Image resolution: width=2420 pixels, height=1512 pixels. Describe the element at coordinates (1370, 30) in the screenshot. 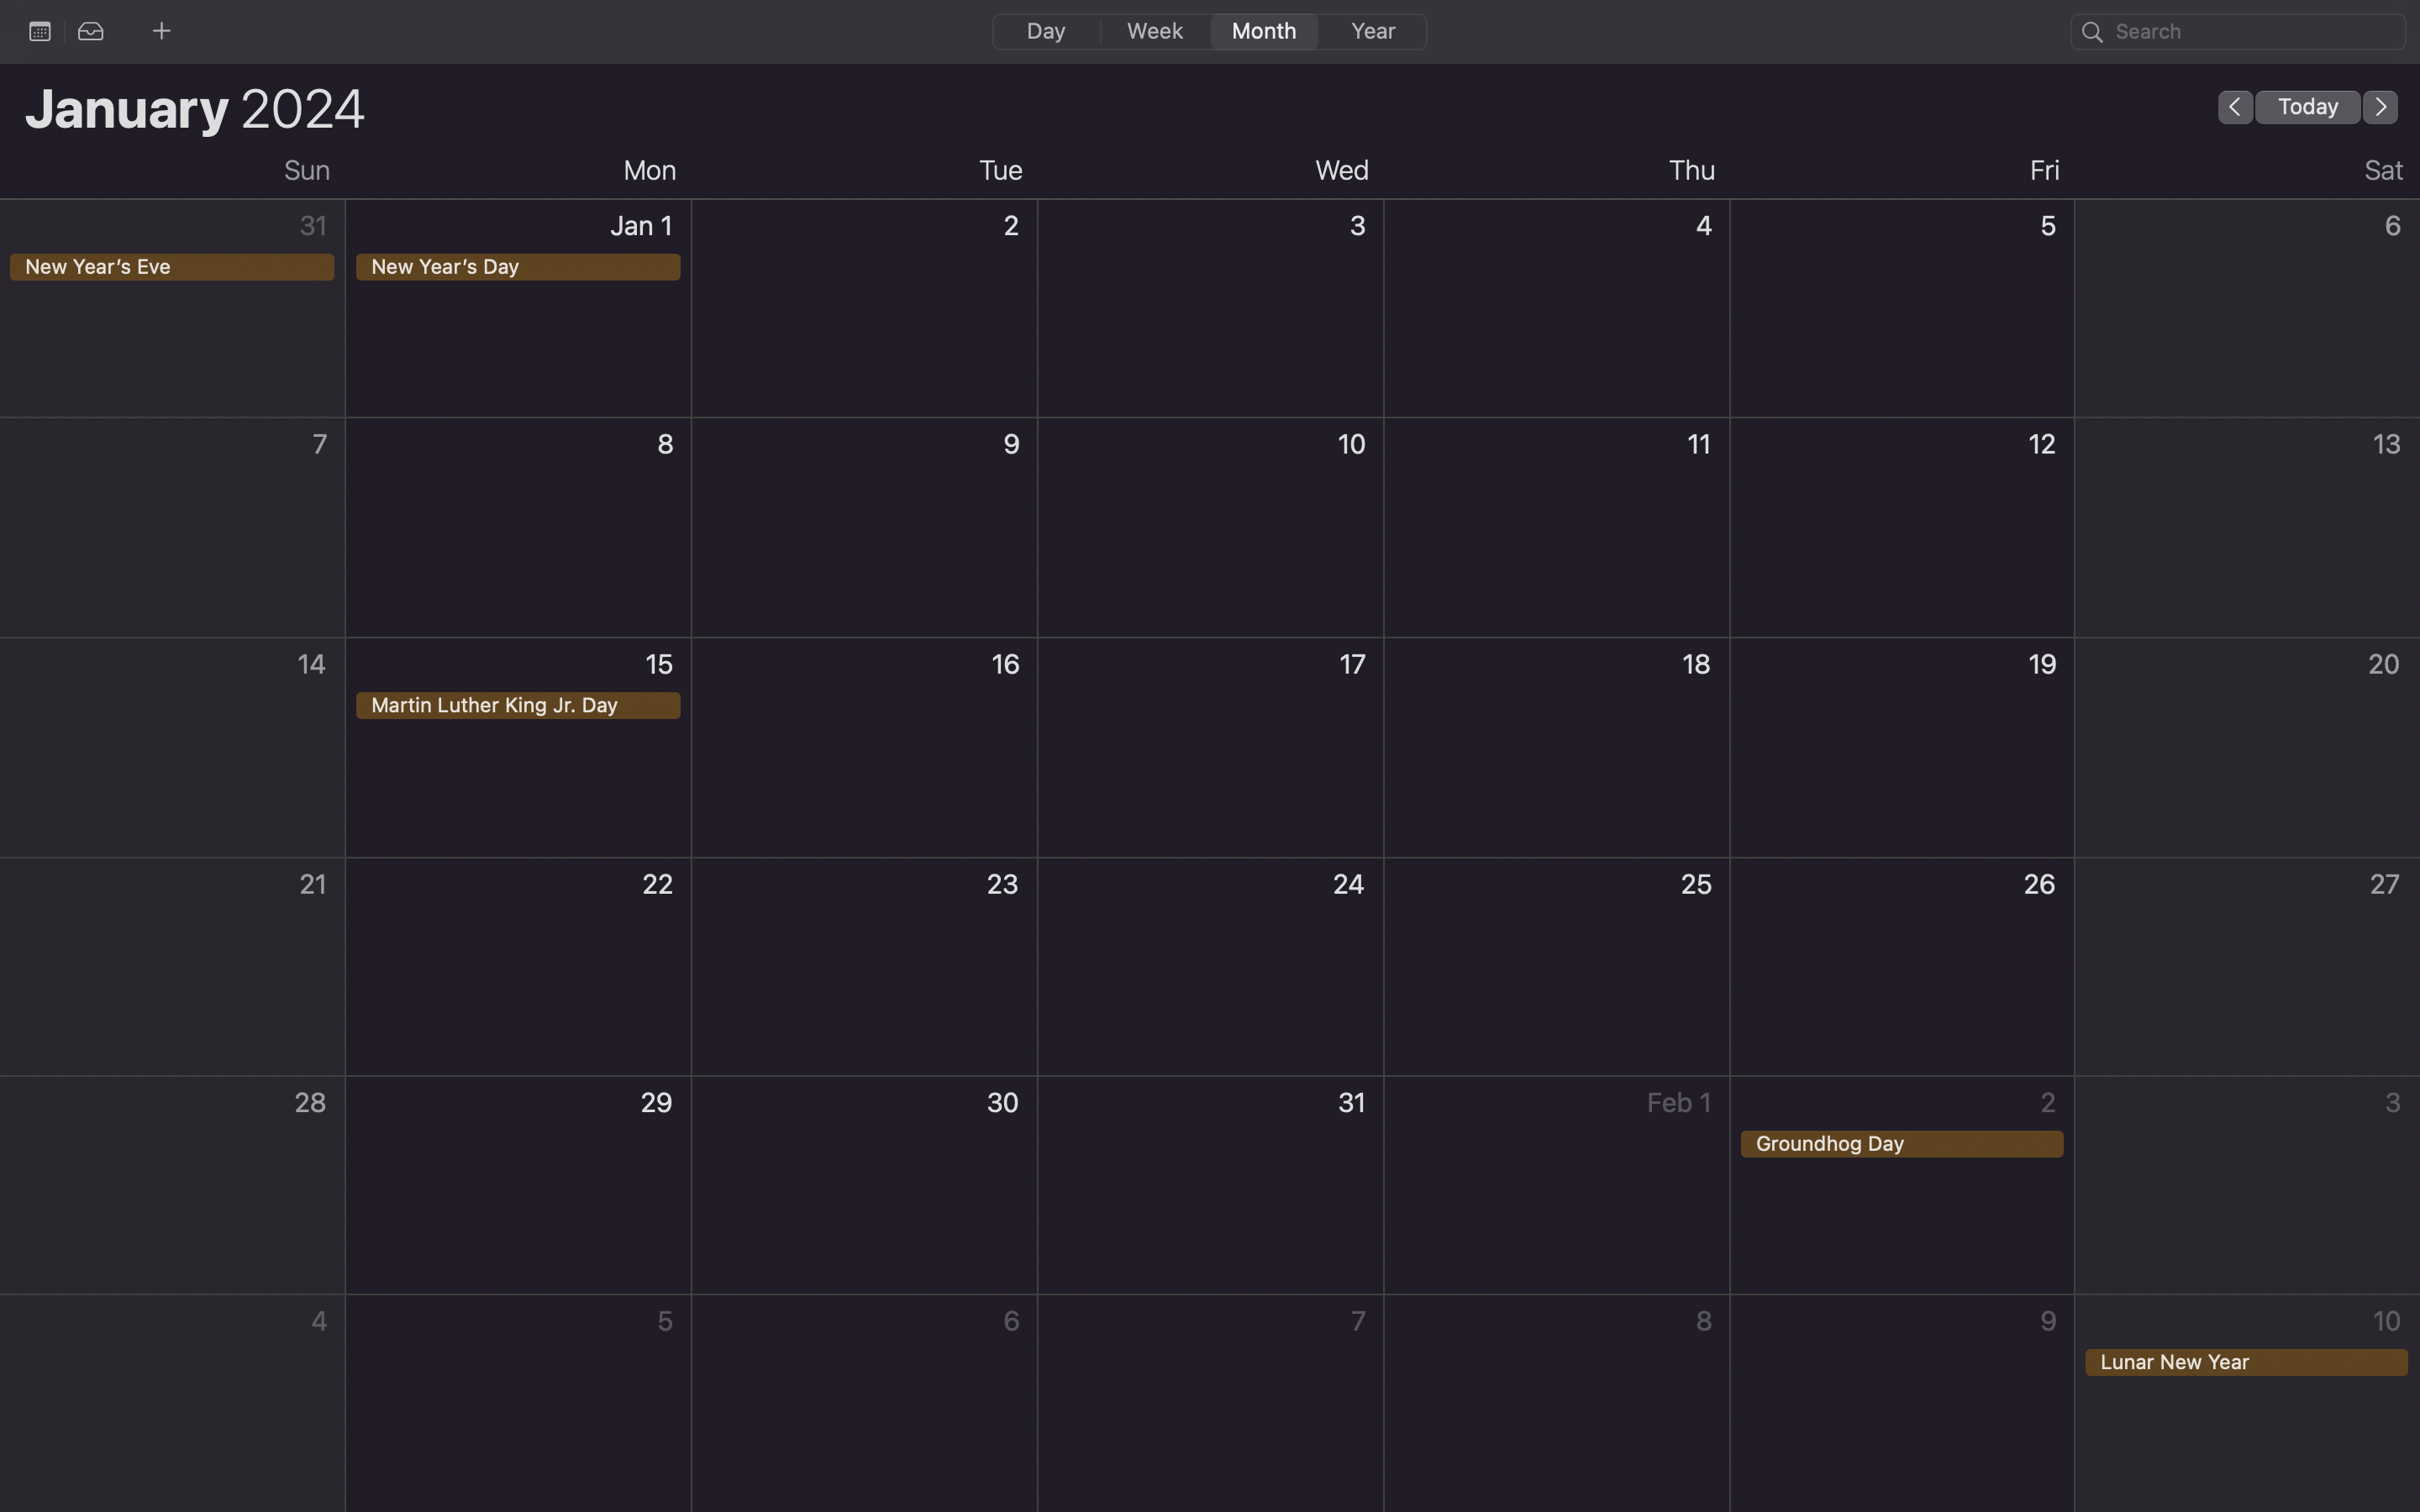

I see `Display the calendar in the format of a whole year` at that location.